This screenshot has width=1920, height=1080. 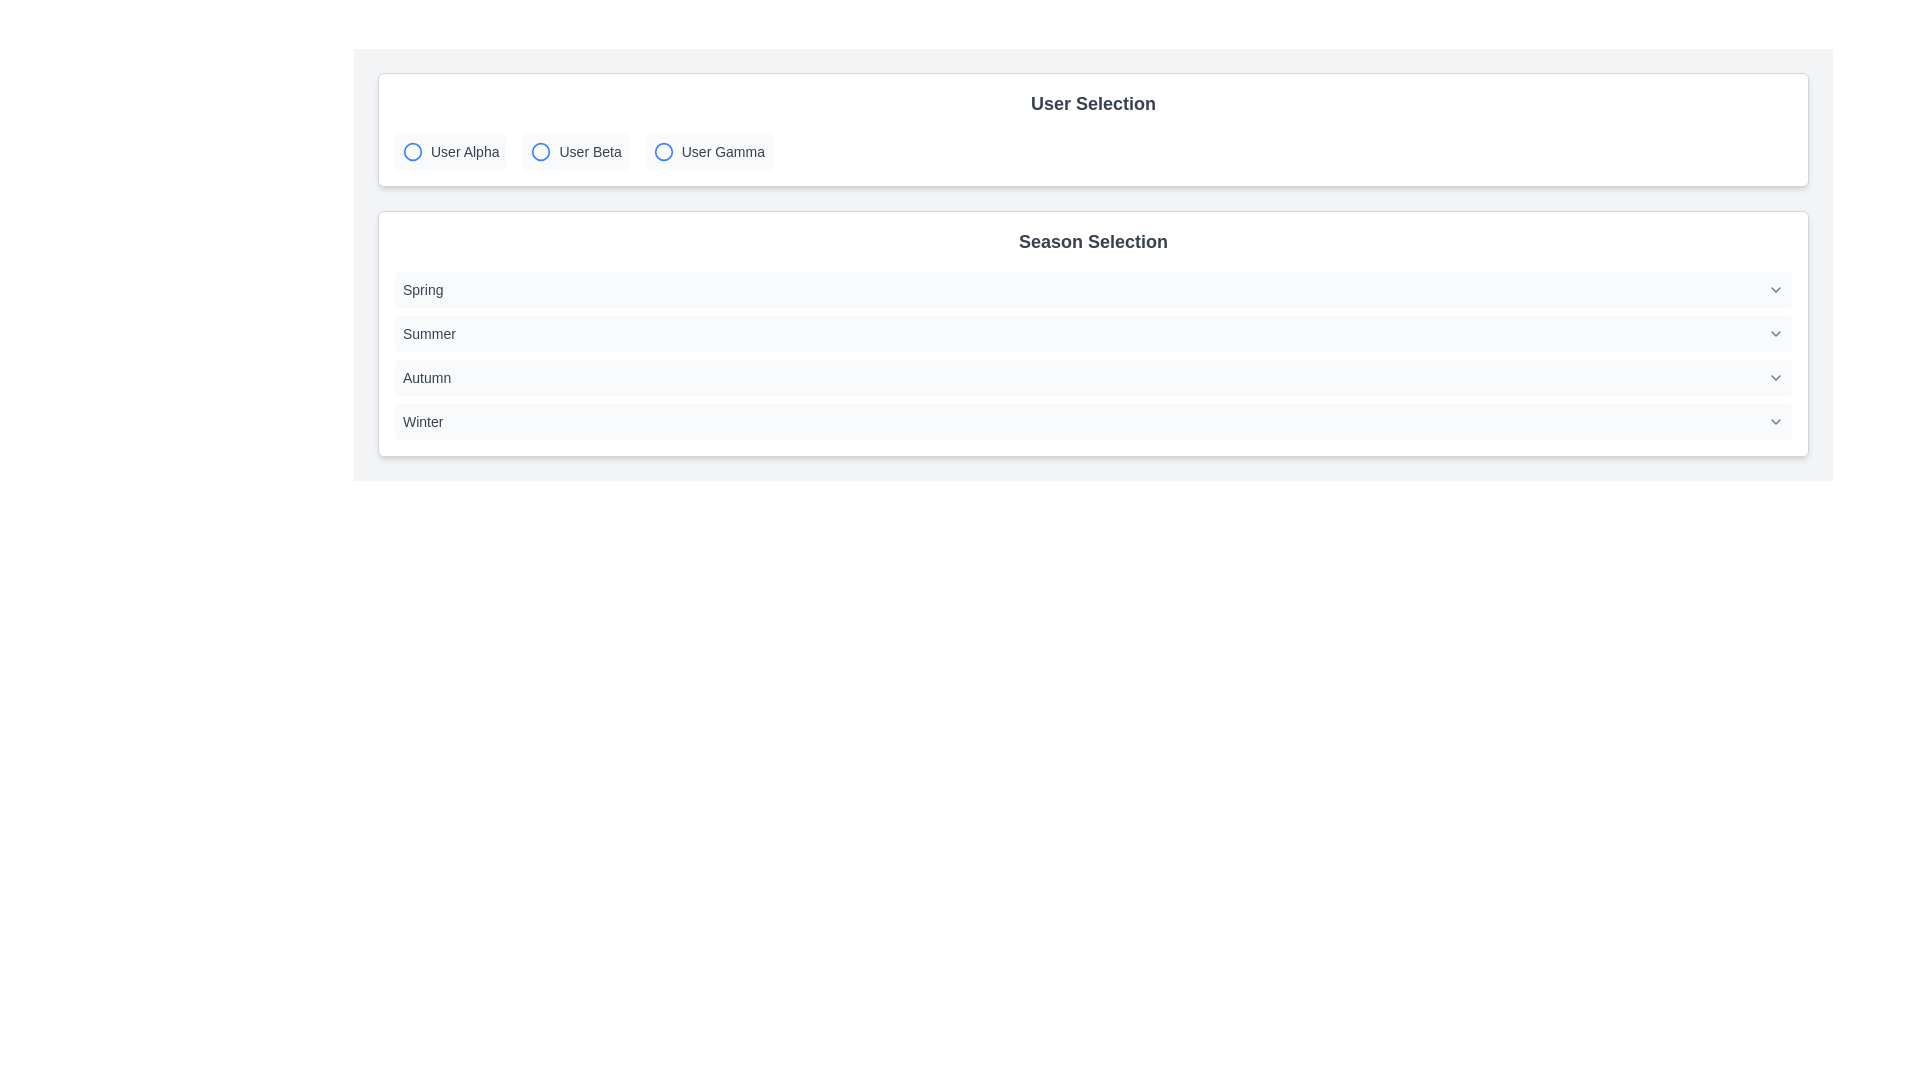 What do you see at coordinates (428, 333) in the screenshot?
I see `the selectable item 'Summer' in the dropdown list for visual feedback` at bounding box center [428, 333].